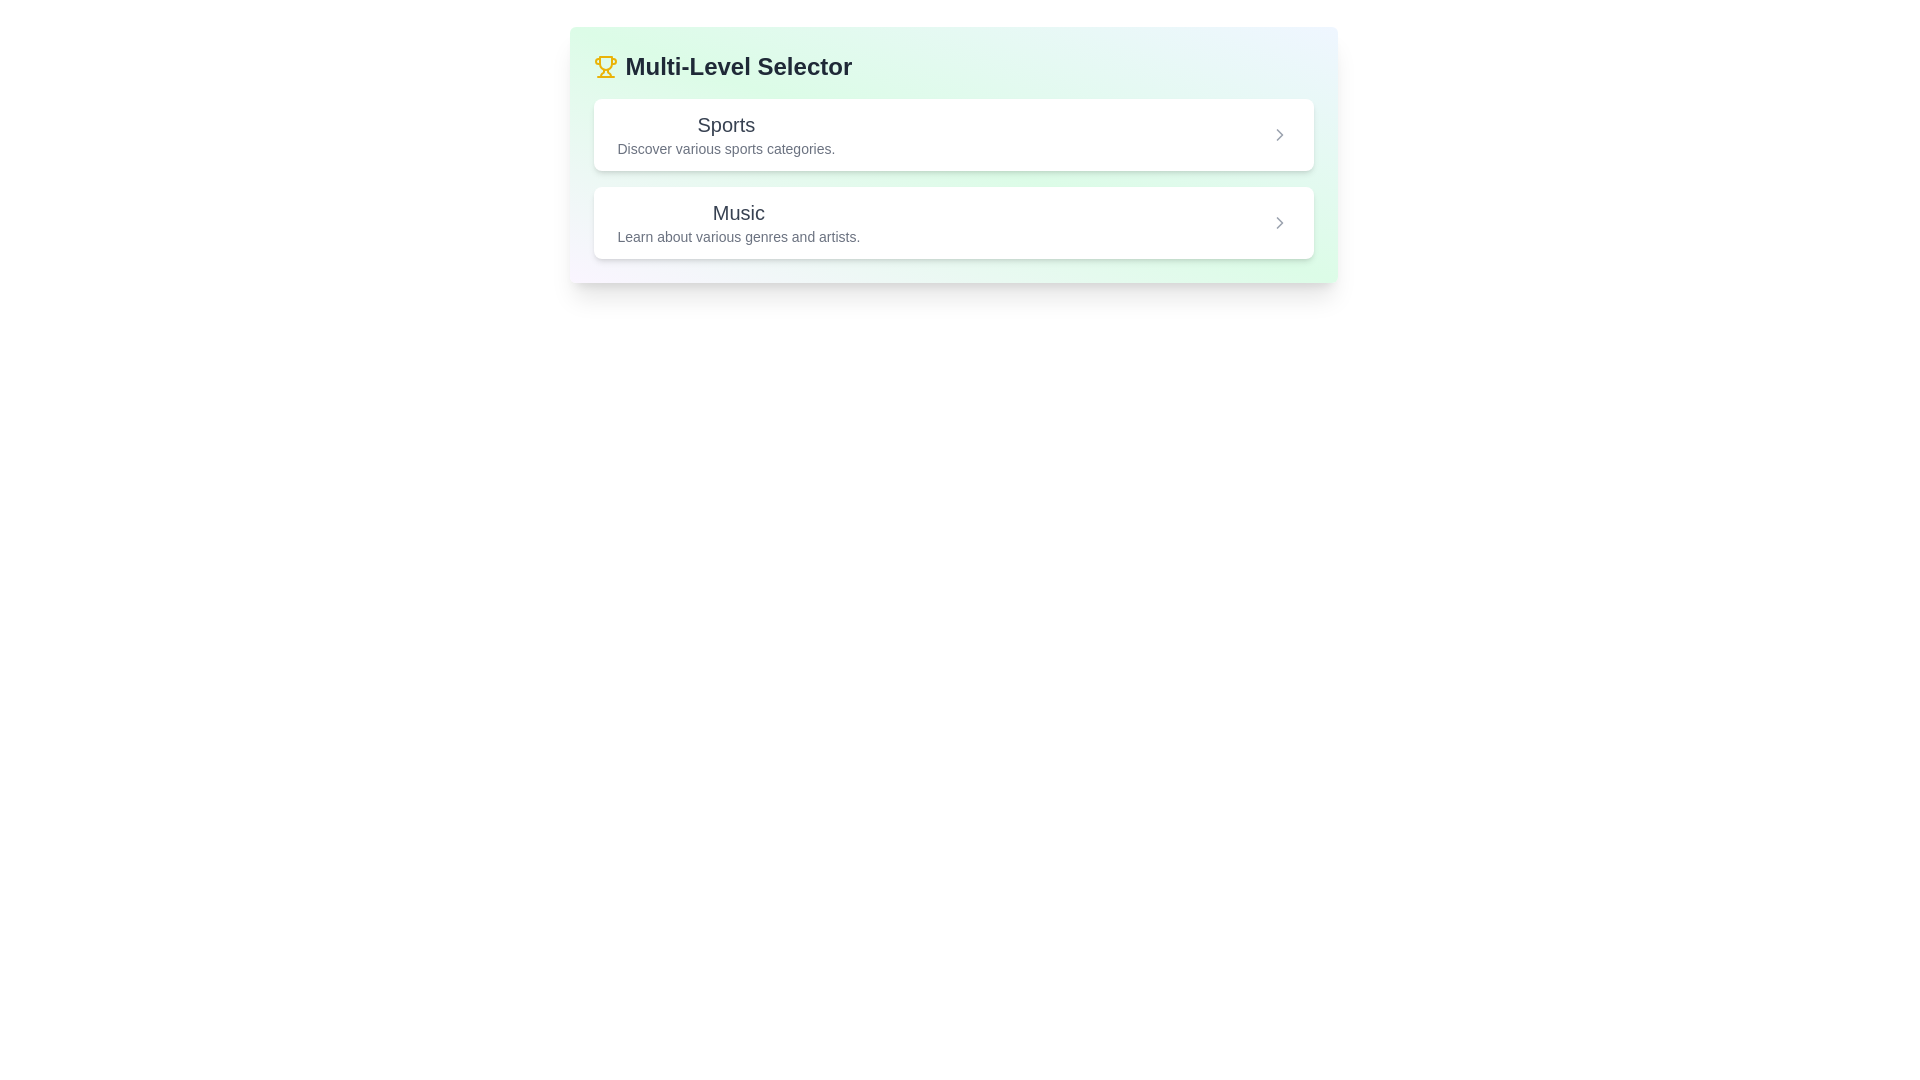  What do you see at coordinates (737, 212) in the screenshot?
I see `the static text element labeled 'Music', which serves as a title for the corresponding list item in the Multi-Level Selector section` at bounding box center [737, 212].